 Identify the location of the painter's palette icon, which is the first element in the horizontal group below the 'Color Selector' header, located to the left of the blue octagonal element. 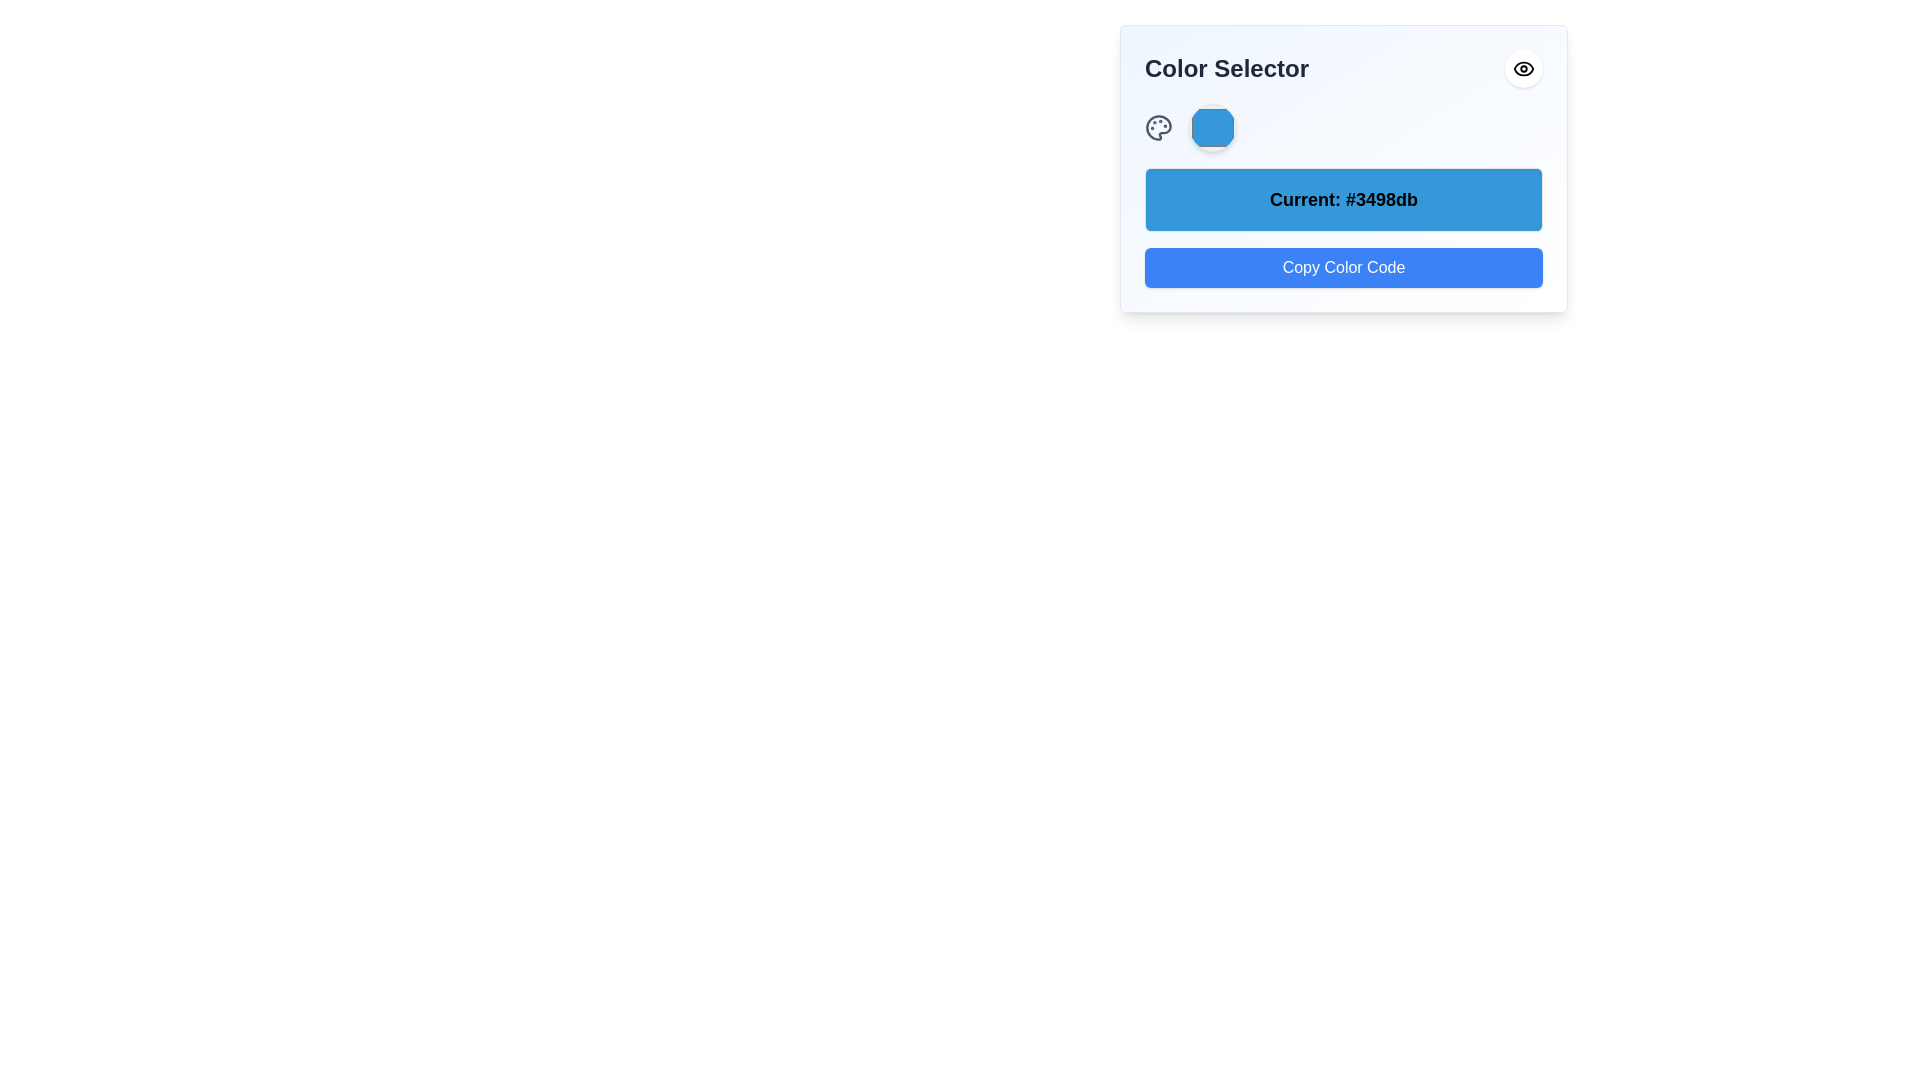
(1158, 127).